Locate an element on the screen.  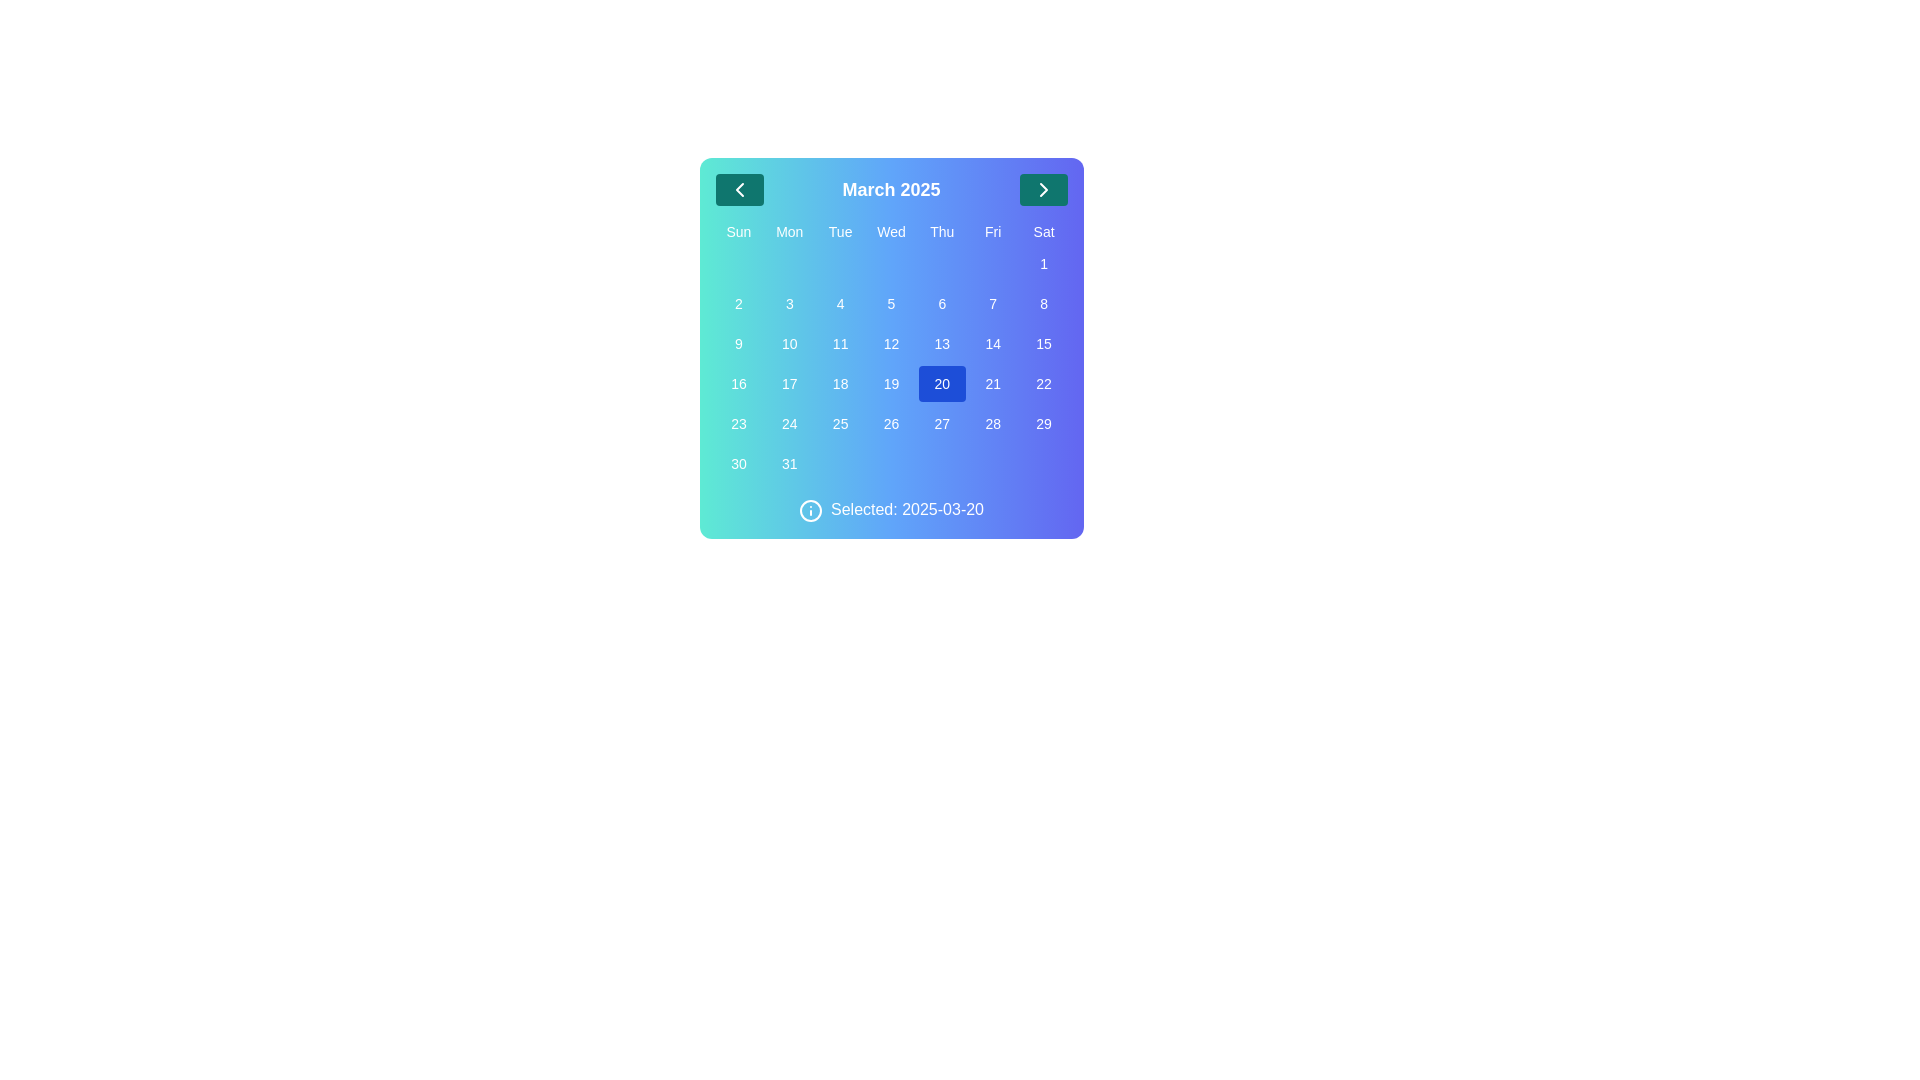
the day number in the calendar grid for March 2025 is located at coordinates (890, 350).